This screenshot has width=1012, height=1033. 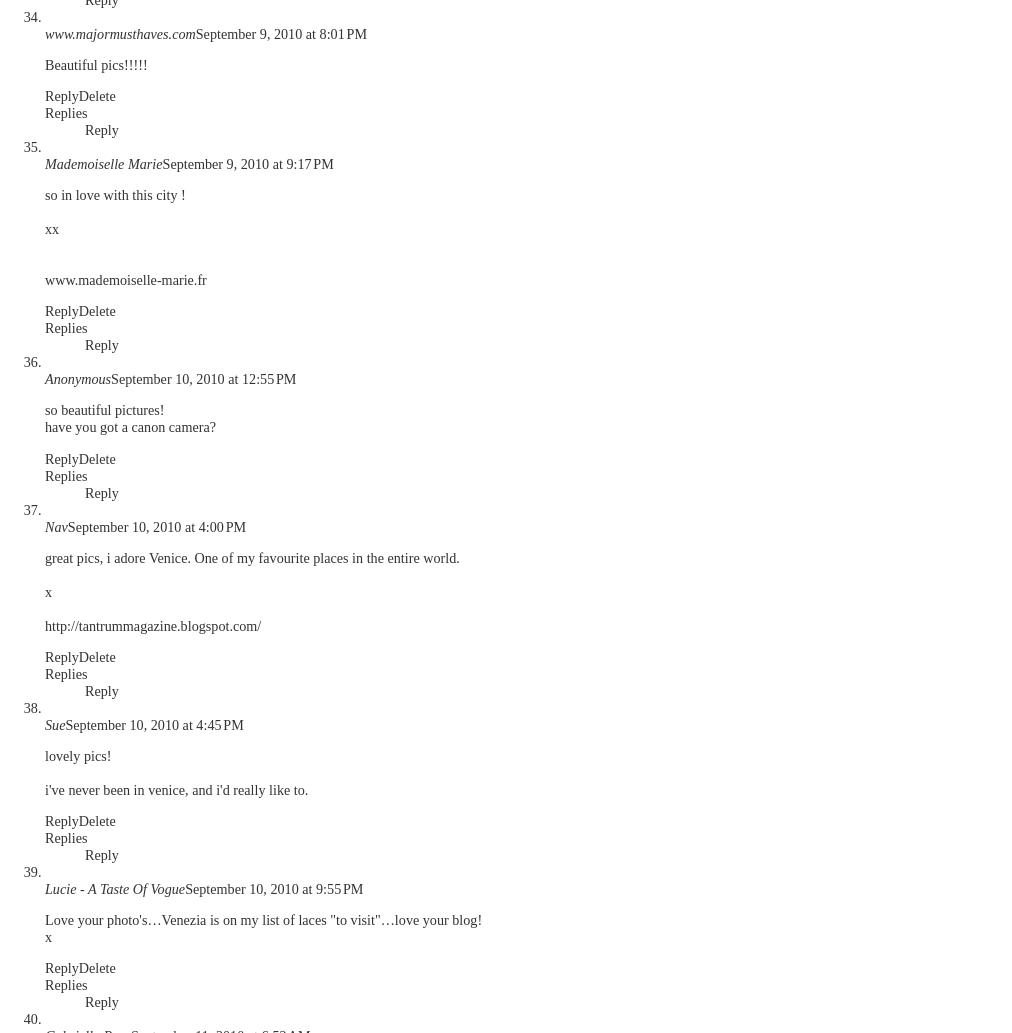 I want to click on 'great pics, i adore Venice. One of my favourite places in the entire world.', so click(x=251, y=555).